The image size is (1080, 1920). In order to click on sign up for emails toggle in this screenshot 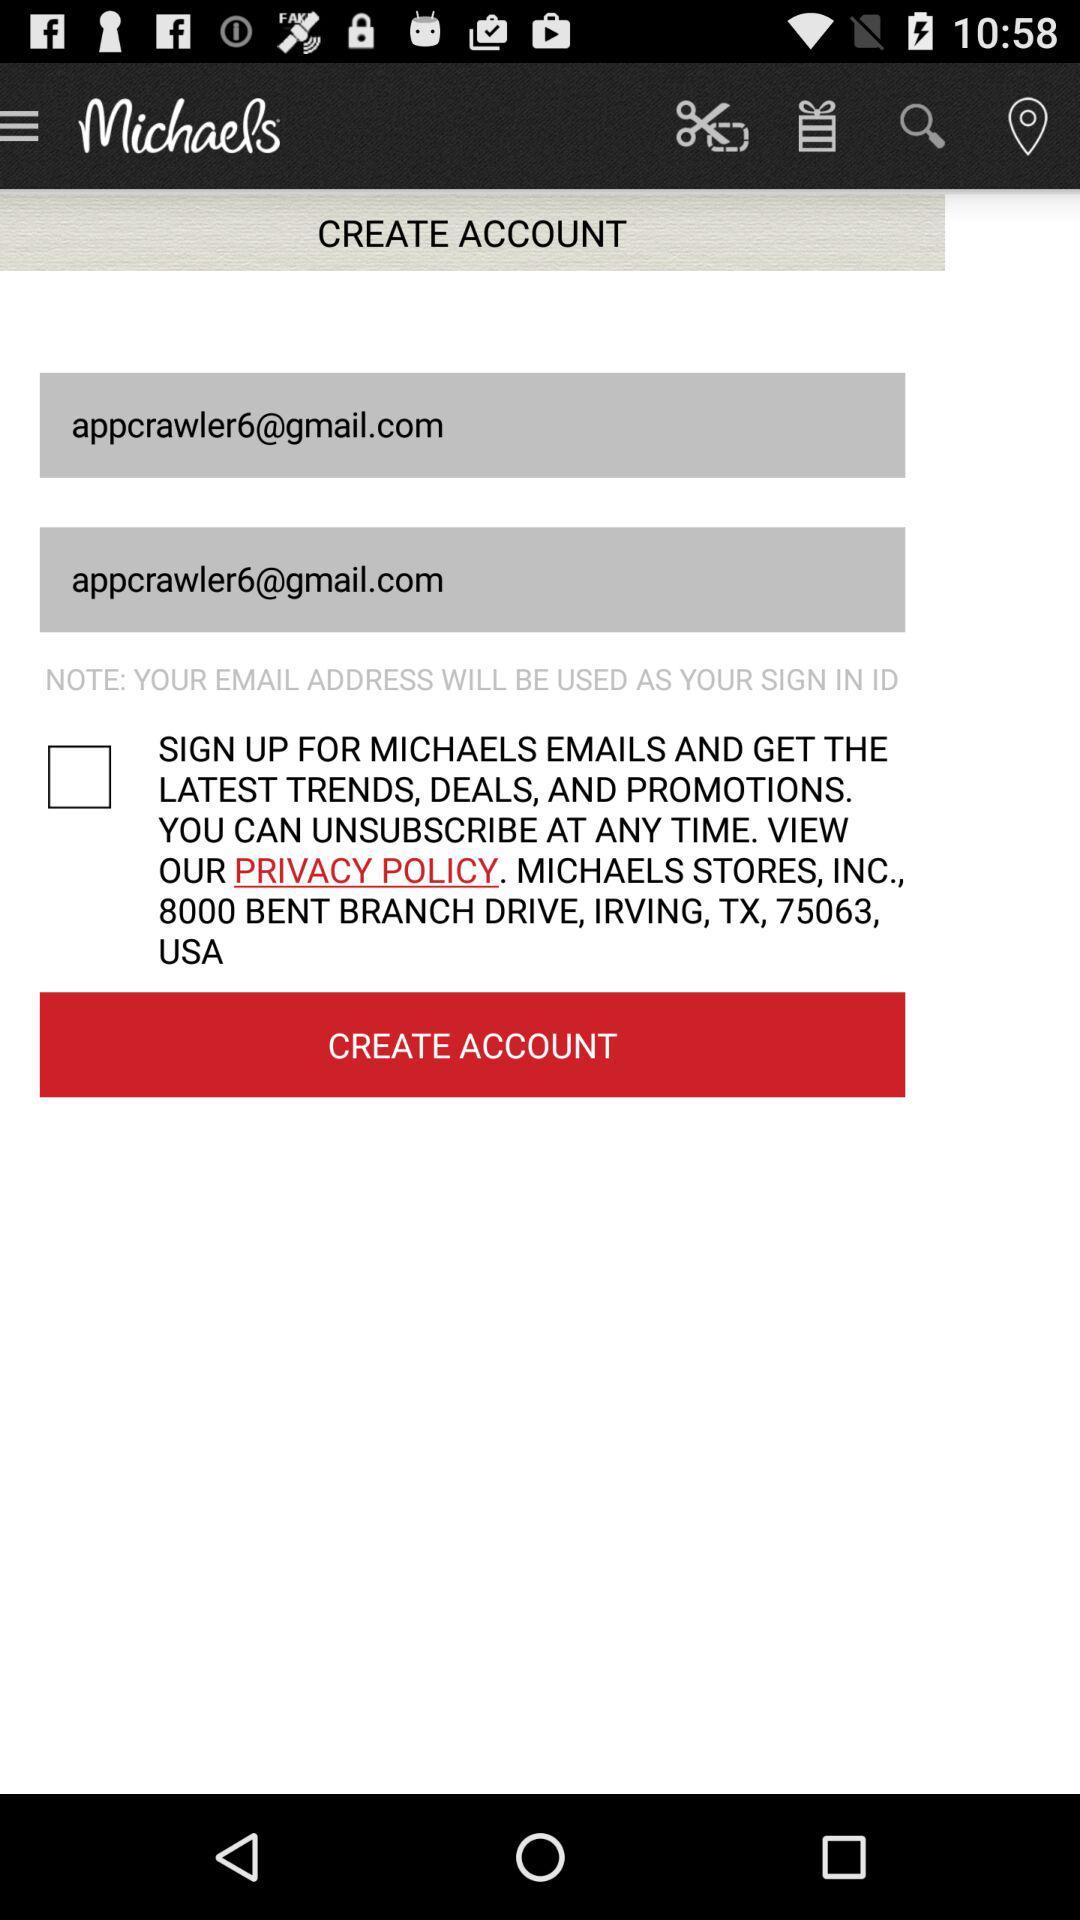, I will do `click(99, 776)`.